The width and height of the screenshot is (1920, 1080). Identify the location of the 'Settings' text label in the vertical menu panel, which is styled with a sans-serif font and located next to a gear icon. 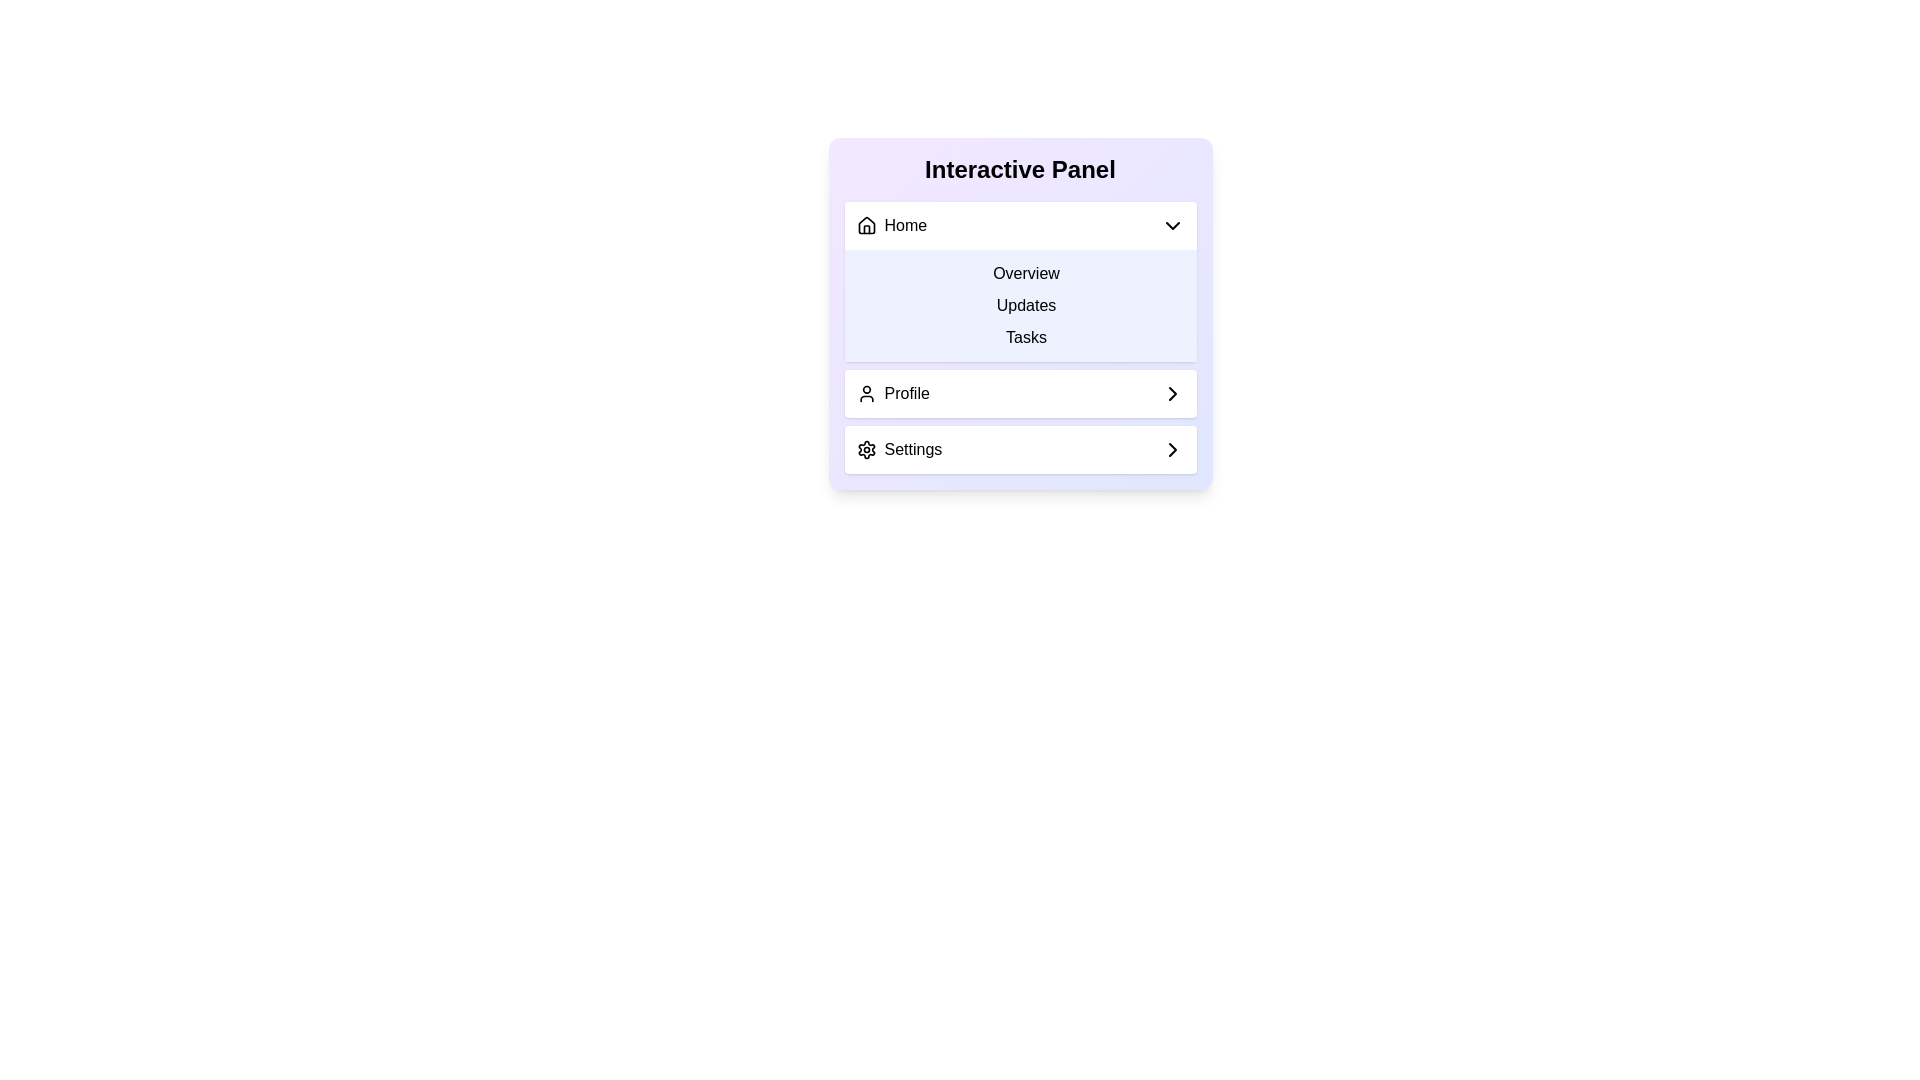
(912, 450).